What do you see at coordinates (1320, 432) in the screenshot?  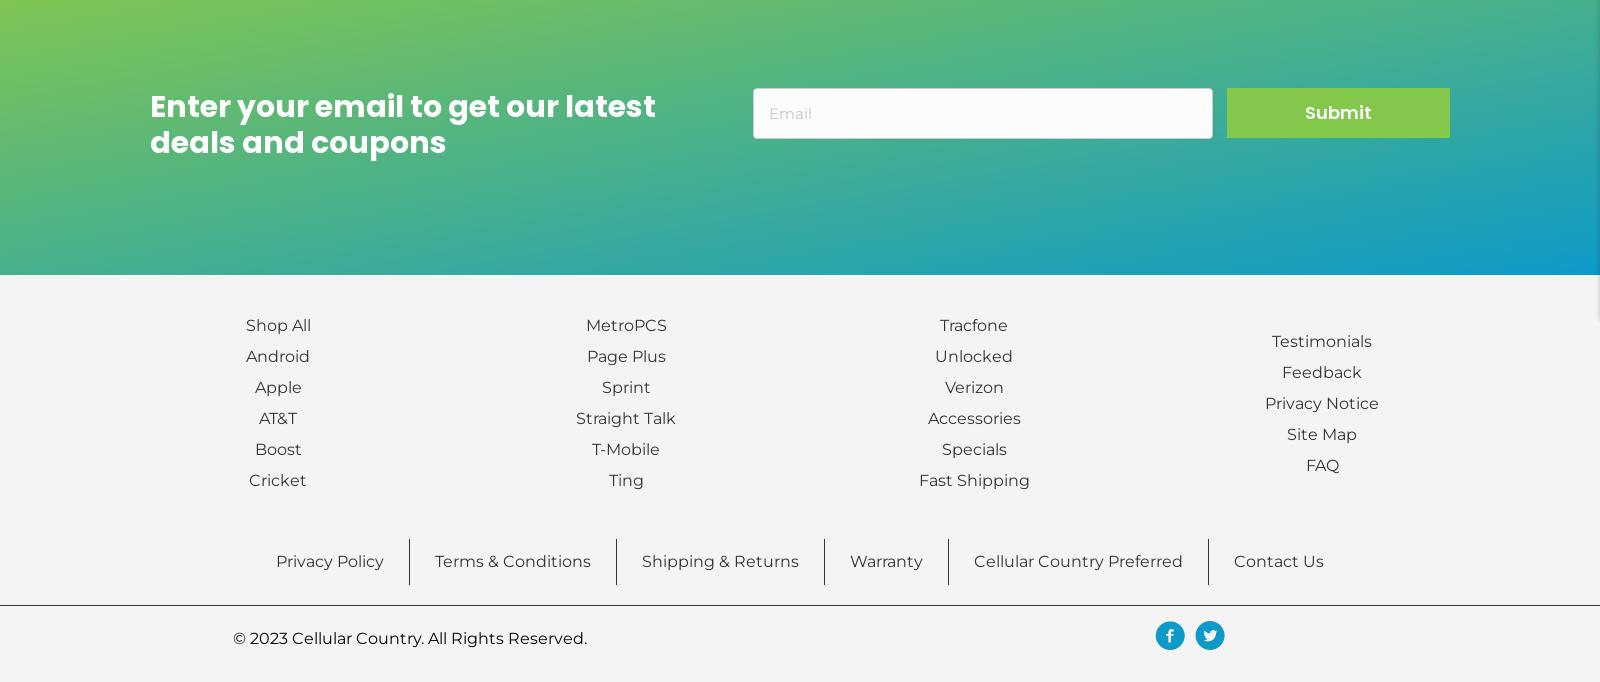 I see `'Site Map'` at bounding box center [1320, 432].